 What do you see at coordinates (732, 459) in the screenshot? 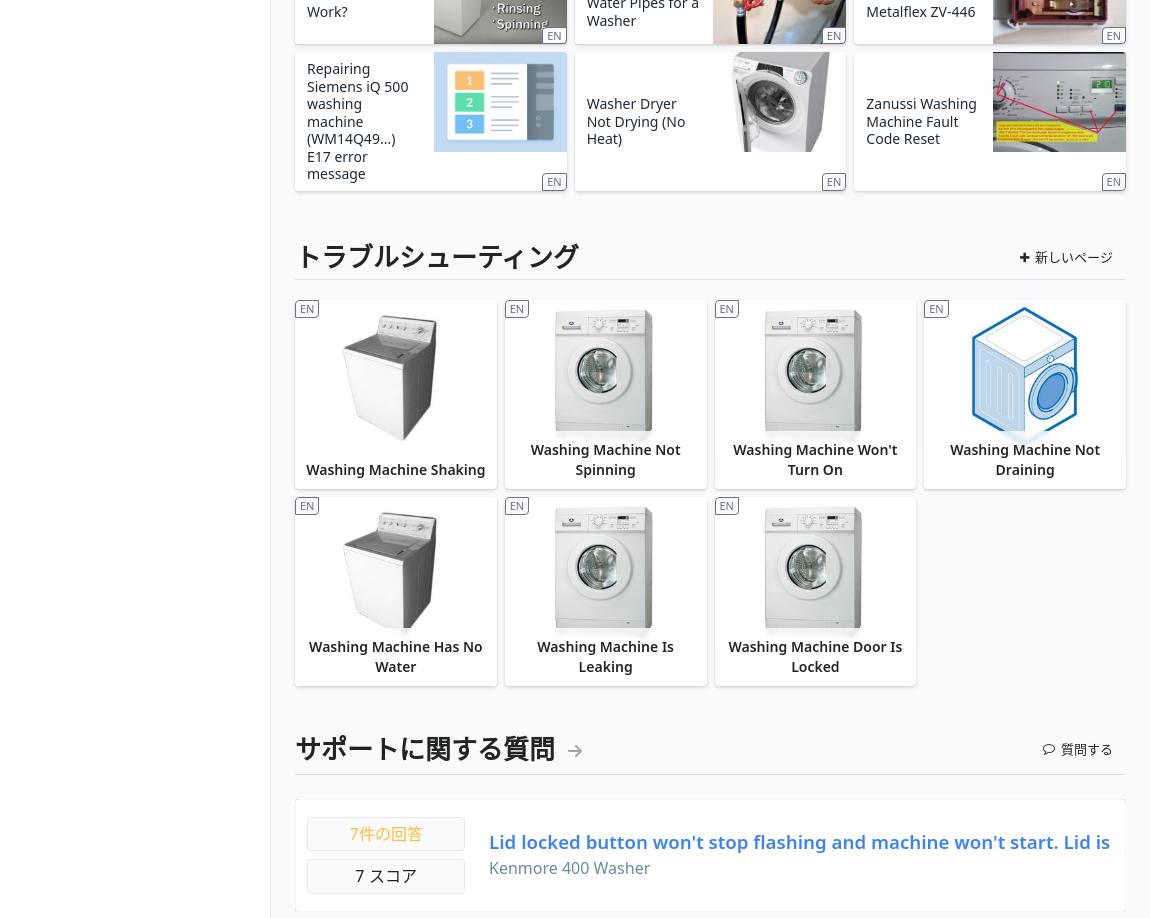
I see `'Washing Machine Won't Turn On'` at bounding box center [732, 459].